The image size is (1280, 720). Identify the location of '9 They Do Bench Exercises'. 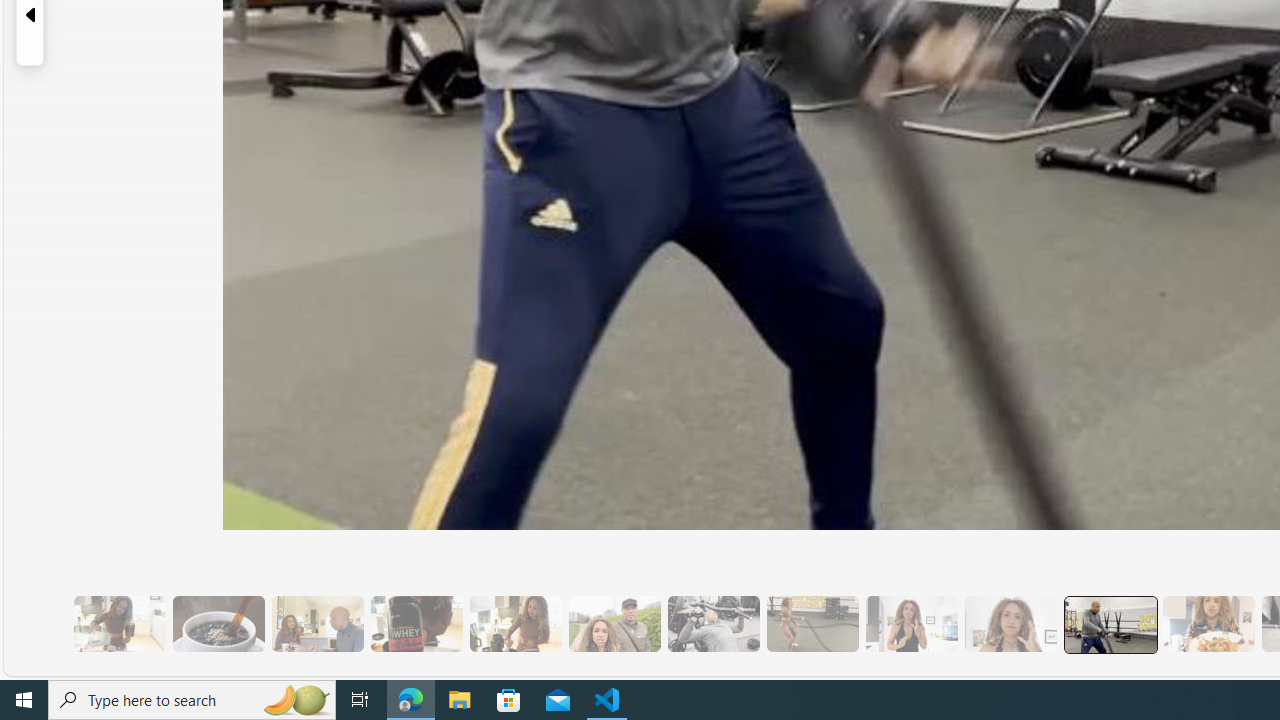
(713, 623).